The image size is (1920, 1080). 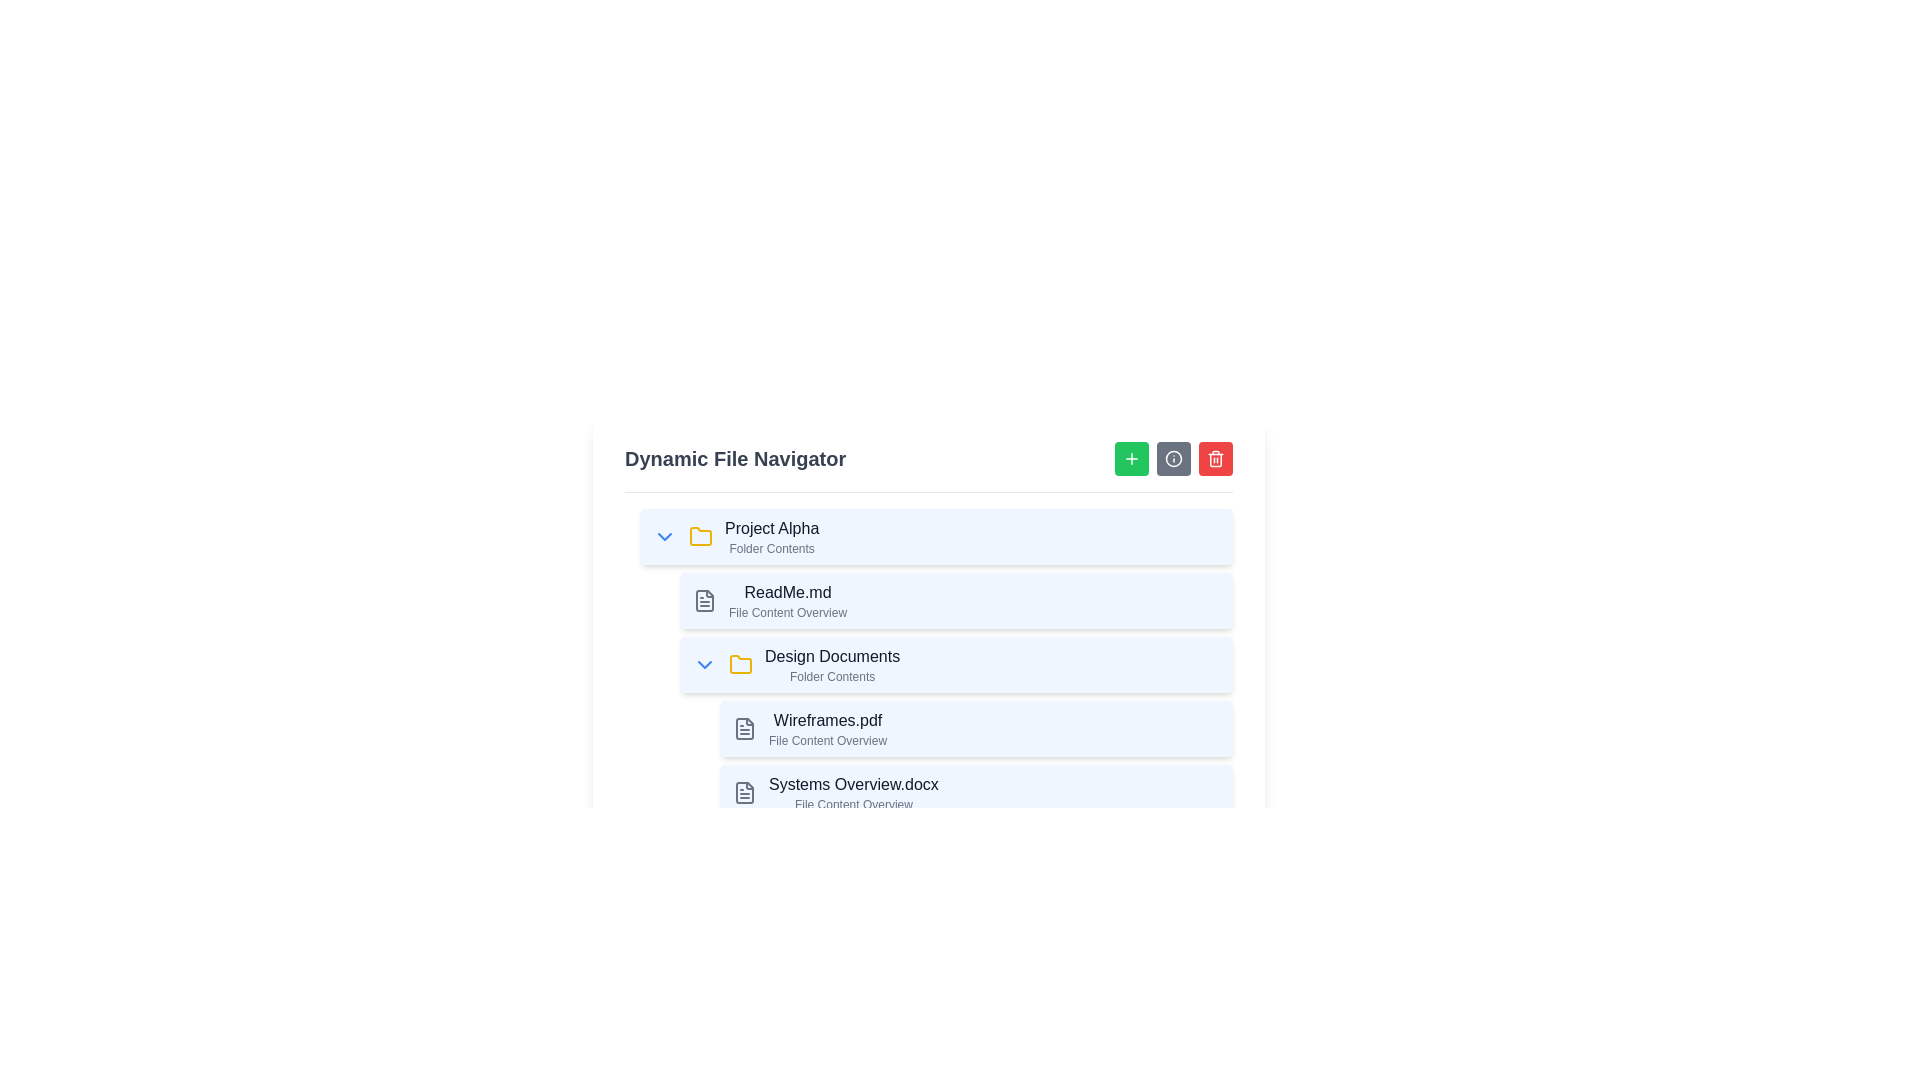 I want to click on the information icon, which is styled with a minimalist design and located in a rounded rectangular button in the upper right section of the interface, so click(x=1174, y=459).